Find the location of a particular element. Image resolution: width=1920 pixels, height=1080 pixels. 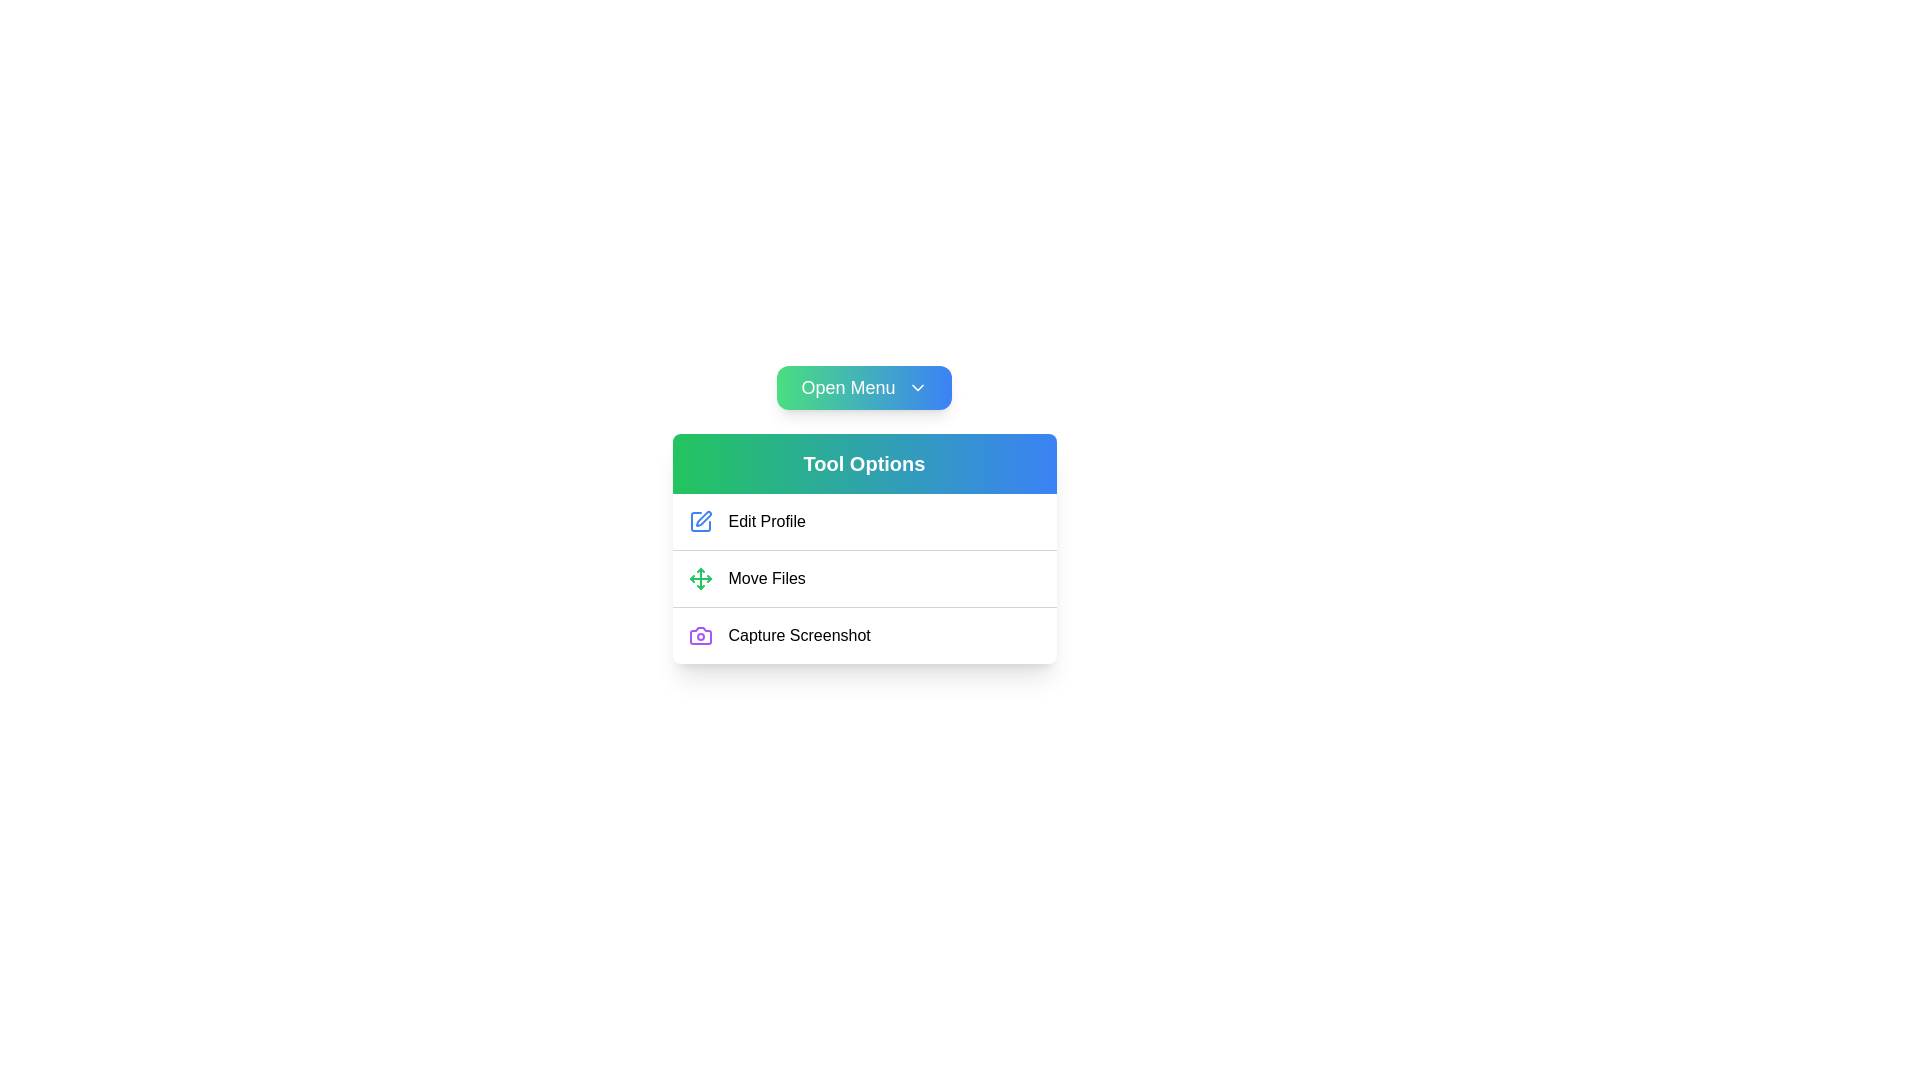

the 'Edit Profile' text label located in the 'Tool Options' dropdown menu is located at coordinates (766, 520).